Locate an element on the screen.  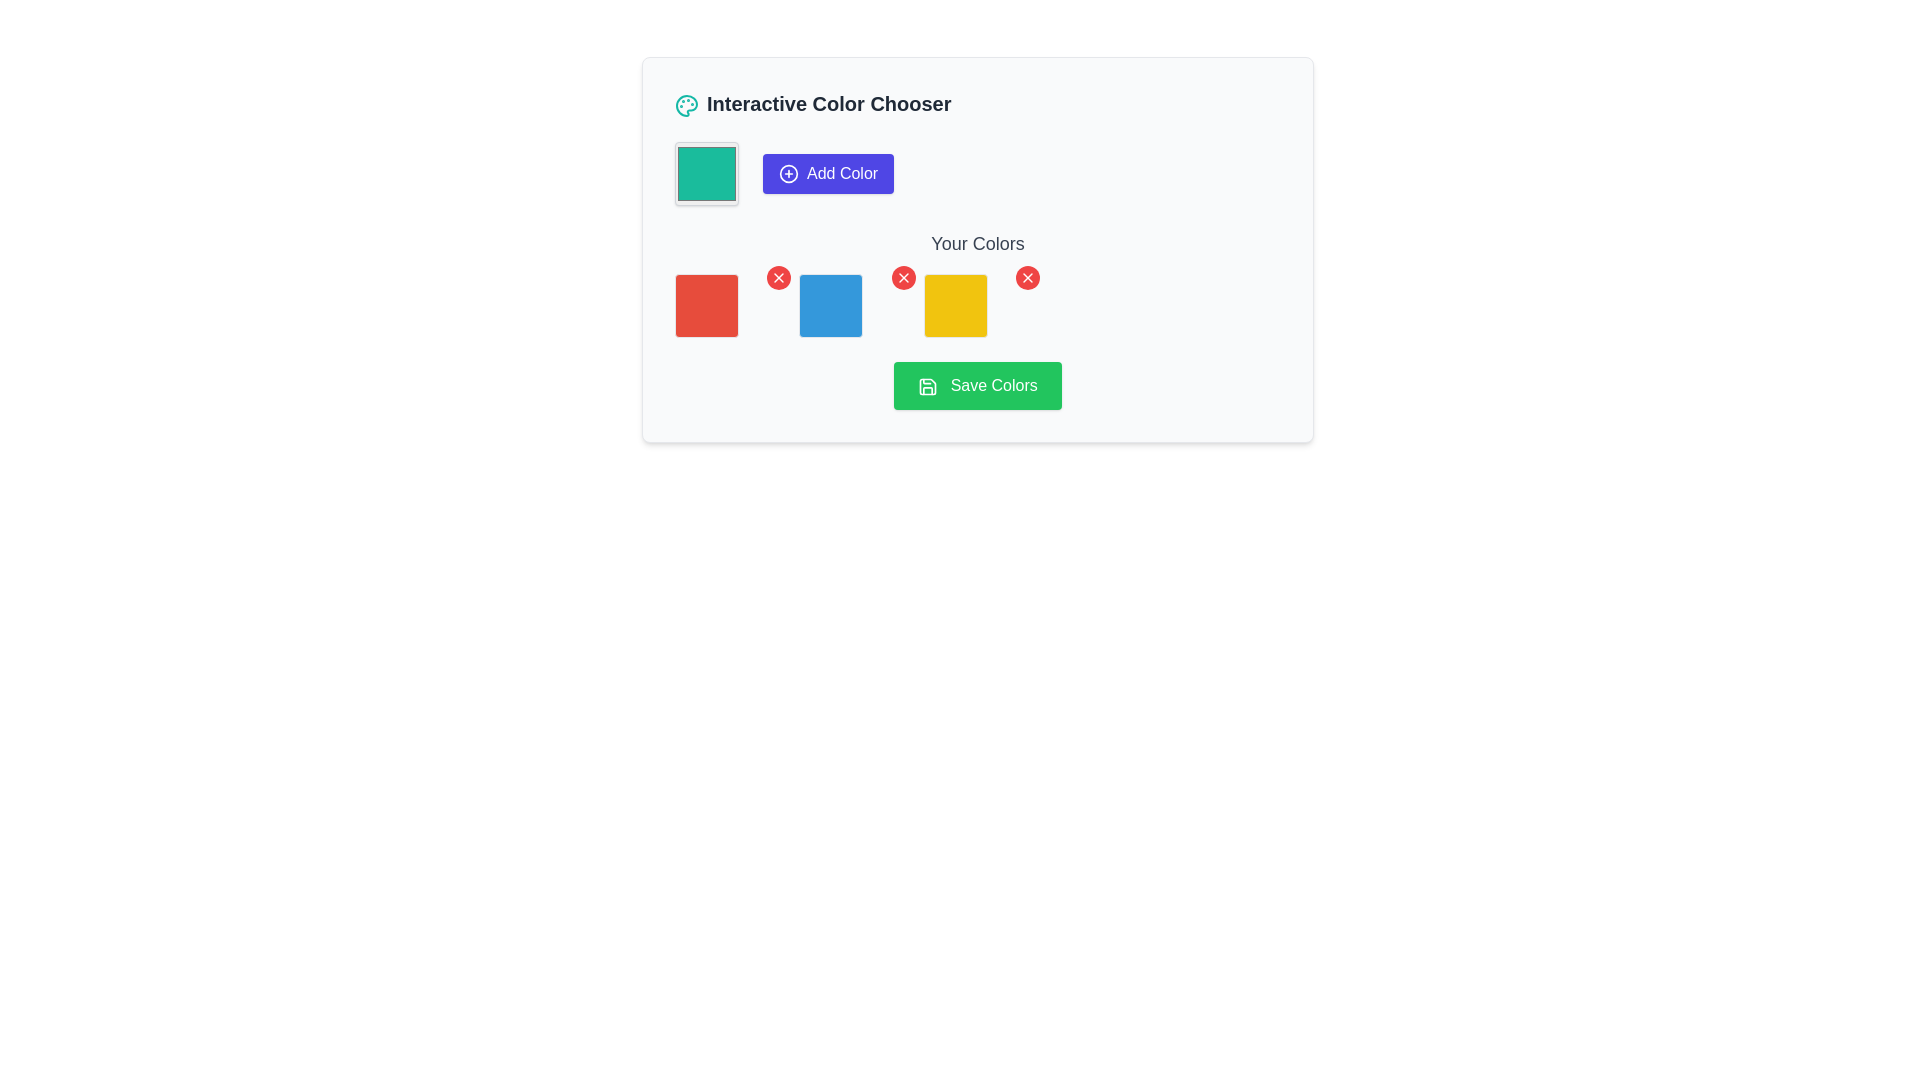
the Text Header displaying 'Interactive Color Chooser', which is bold and dark gray, located in the top-left portion of the interface, preceded by a teal paint palette icon is located at coordinates (813, 104).